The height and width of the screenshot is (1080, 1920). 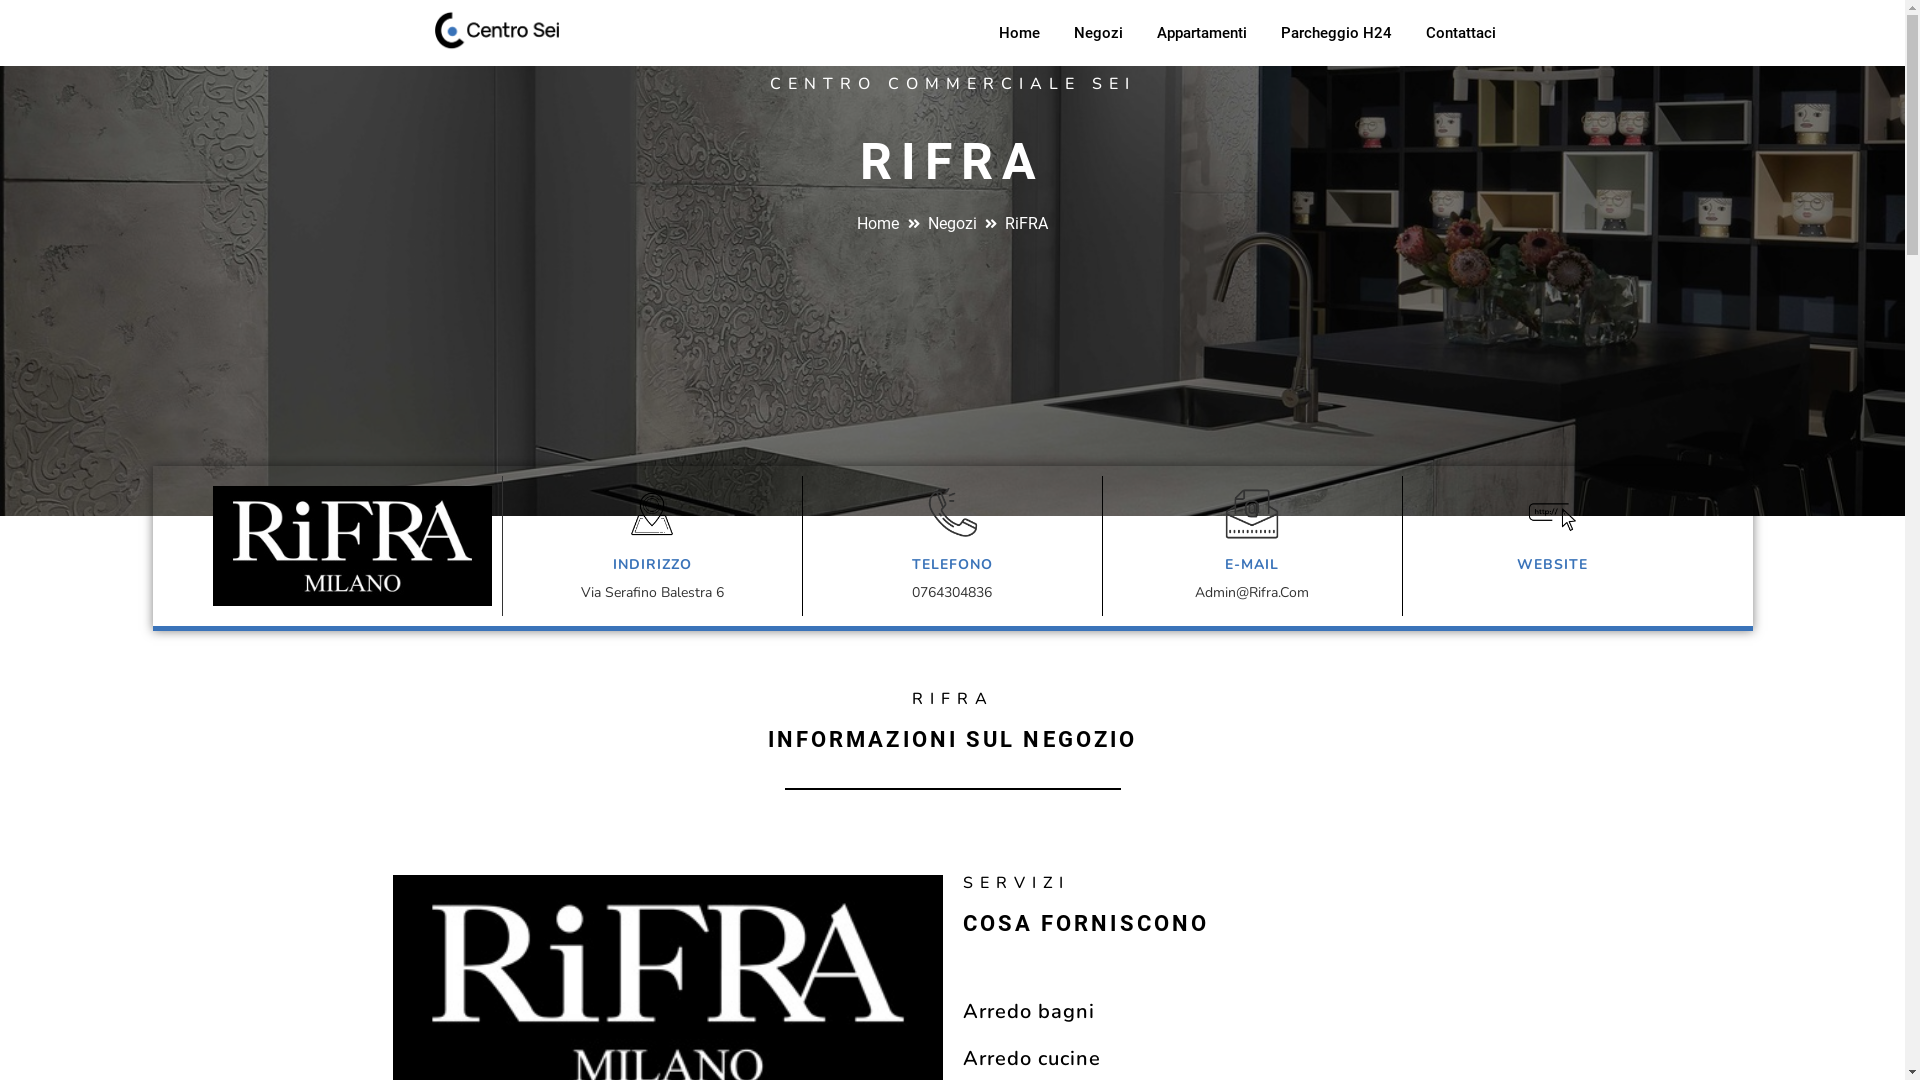 I want to click on 'Home', so click(x=878, y=223).